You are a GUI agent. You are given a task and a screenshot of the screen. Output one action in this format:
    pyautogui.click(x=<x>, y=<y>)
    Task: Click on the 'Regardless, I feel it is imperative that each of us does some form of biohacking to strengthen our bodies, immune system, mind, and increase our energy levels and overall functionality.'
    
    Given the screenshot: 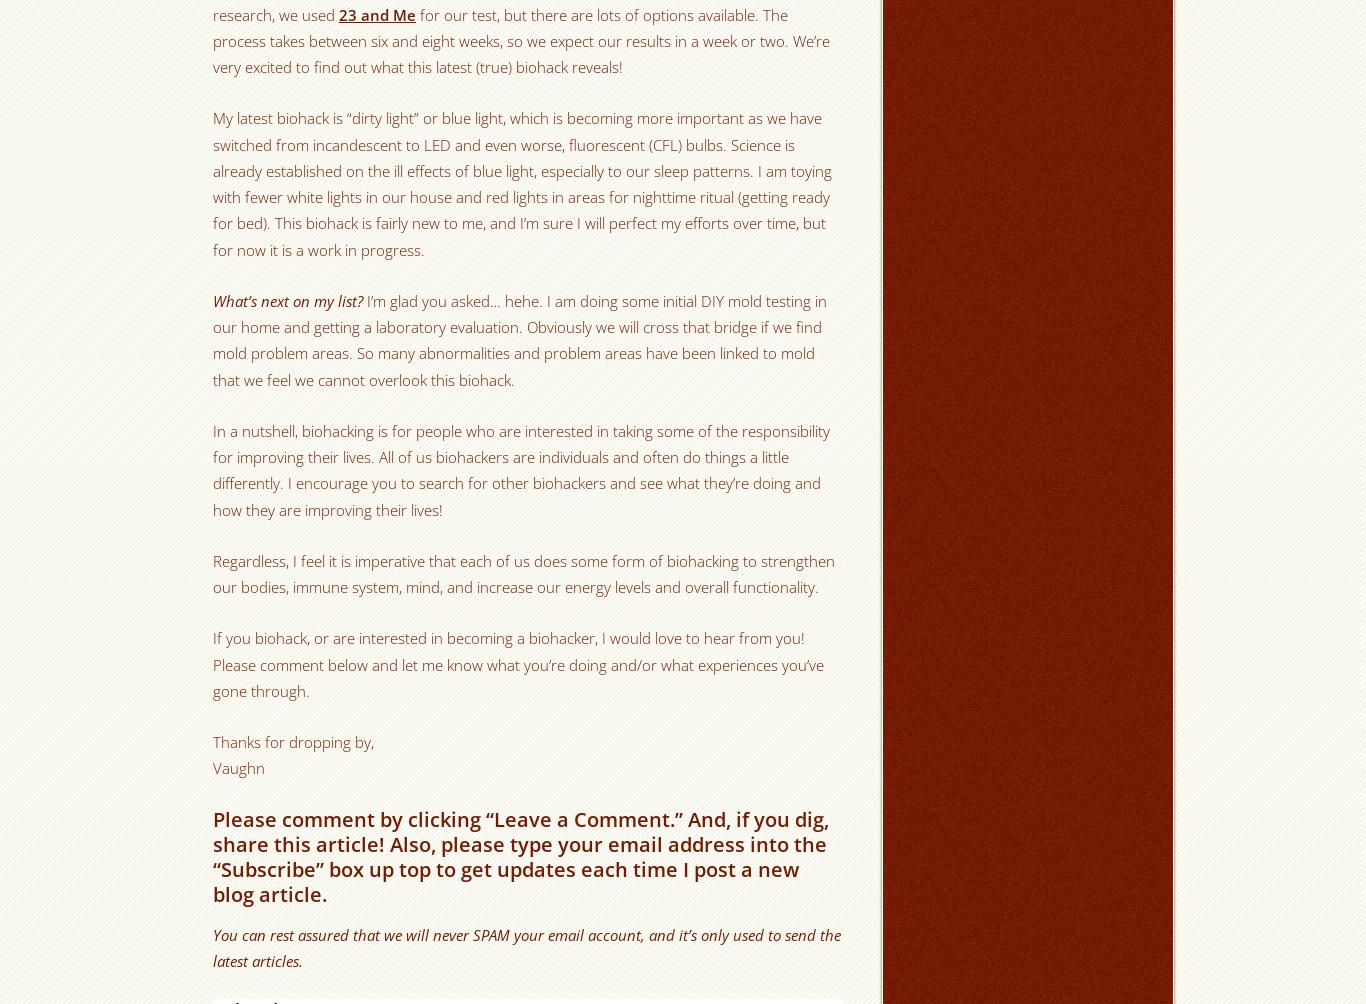 What is the action you would take?
    pyautogui.click(x=523, y=573)
    